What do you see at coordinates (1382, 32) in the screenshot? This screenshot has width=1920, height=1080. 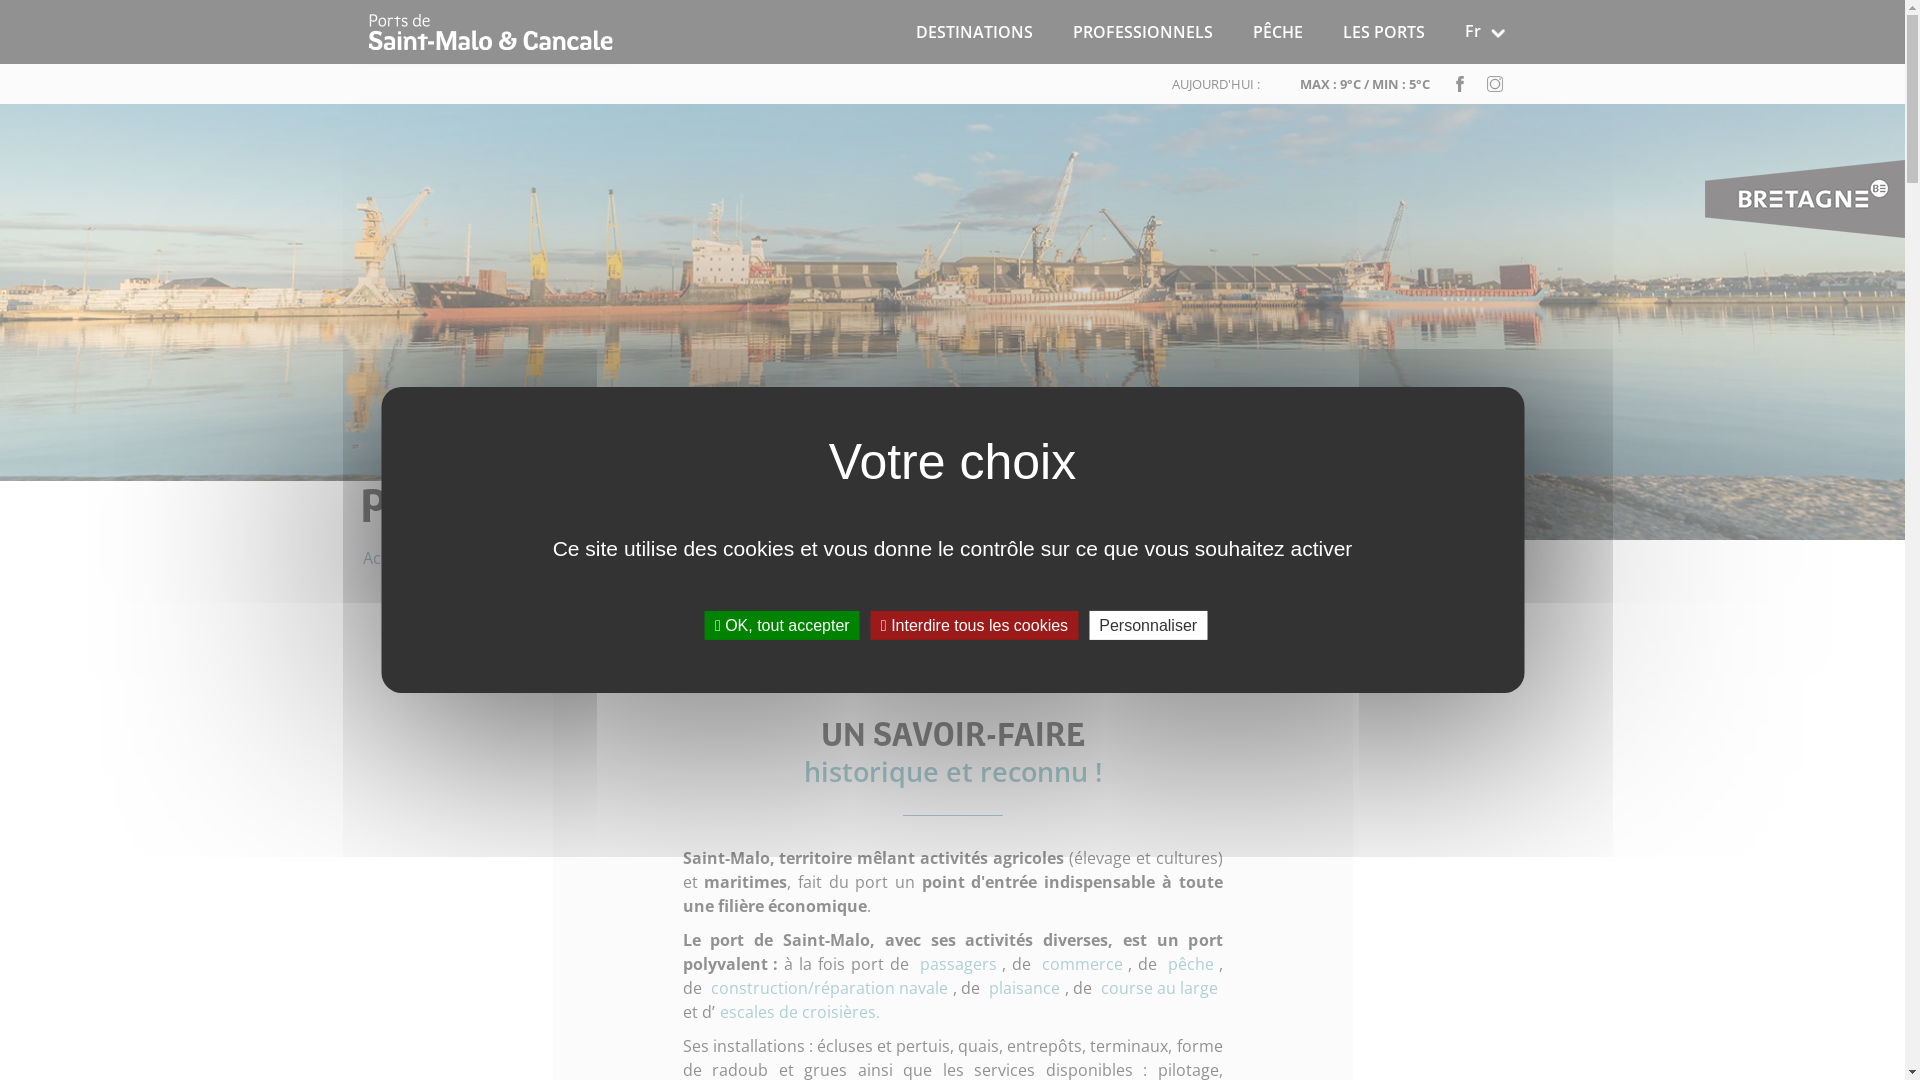 I see `'LES PORTS'` at bounding box center [1382, 32].